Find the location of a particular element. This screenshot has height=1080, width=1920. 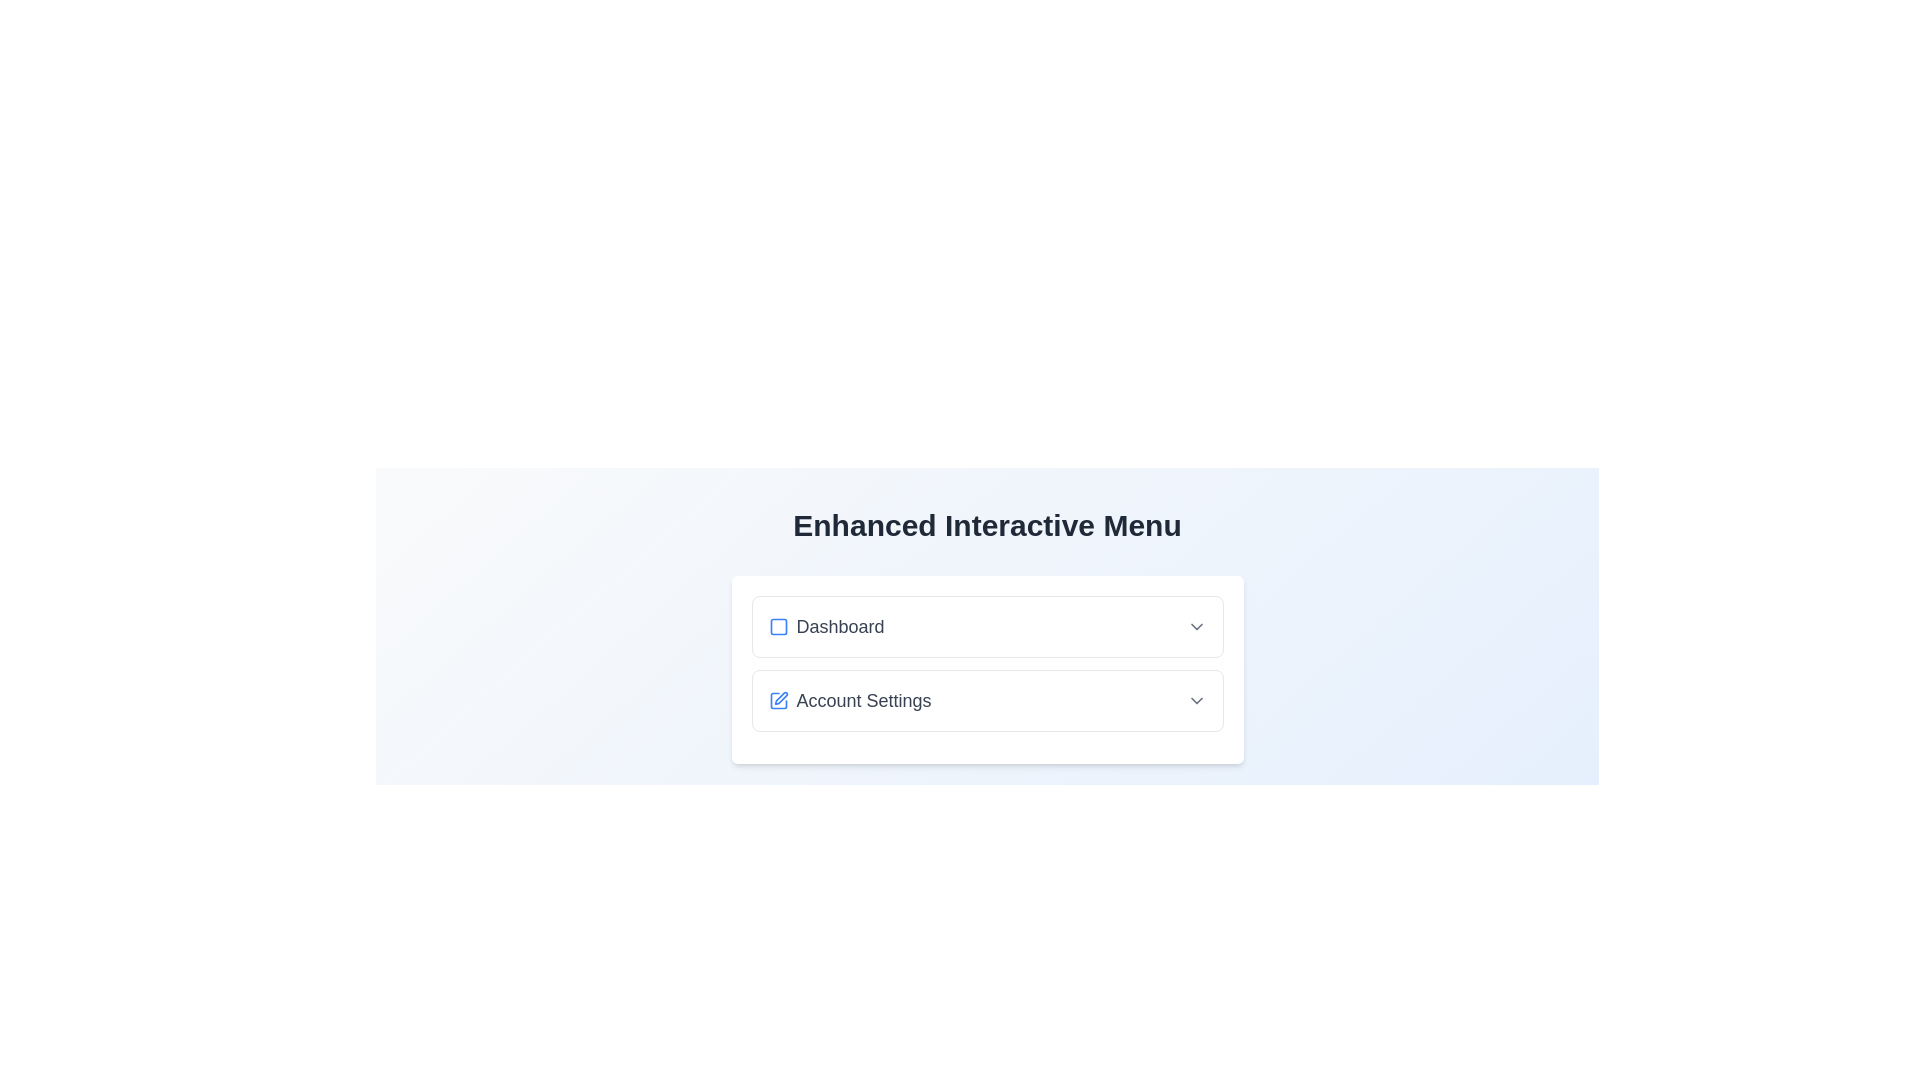

the text heading displaying 'Enhanced Interactive Menu' is located at coordinates (987, 524).